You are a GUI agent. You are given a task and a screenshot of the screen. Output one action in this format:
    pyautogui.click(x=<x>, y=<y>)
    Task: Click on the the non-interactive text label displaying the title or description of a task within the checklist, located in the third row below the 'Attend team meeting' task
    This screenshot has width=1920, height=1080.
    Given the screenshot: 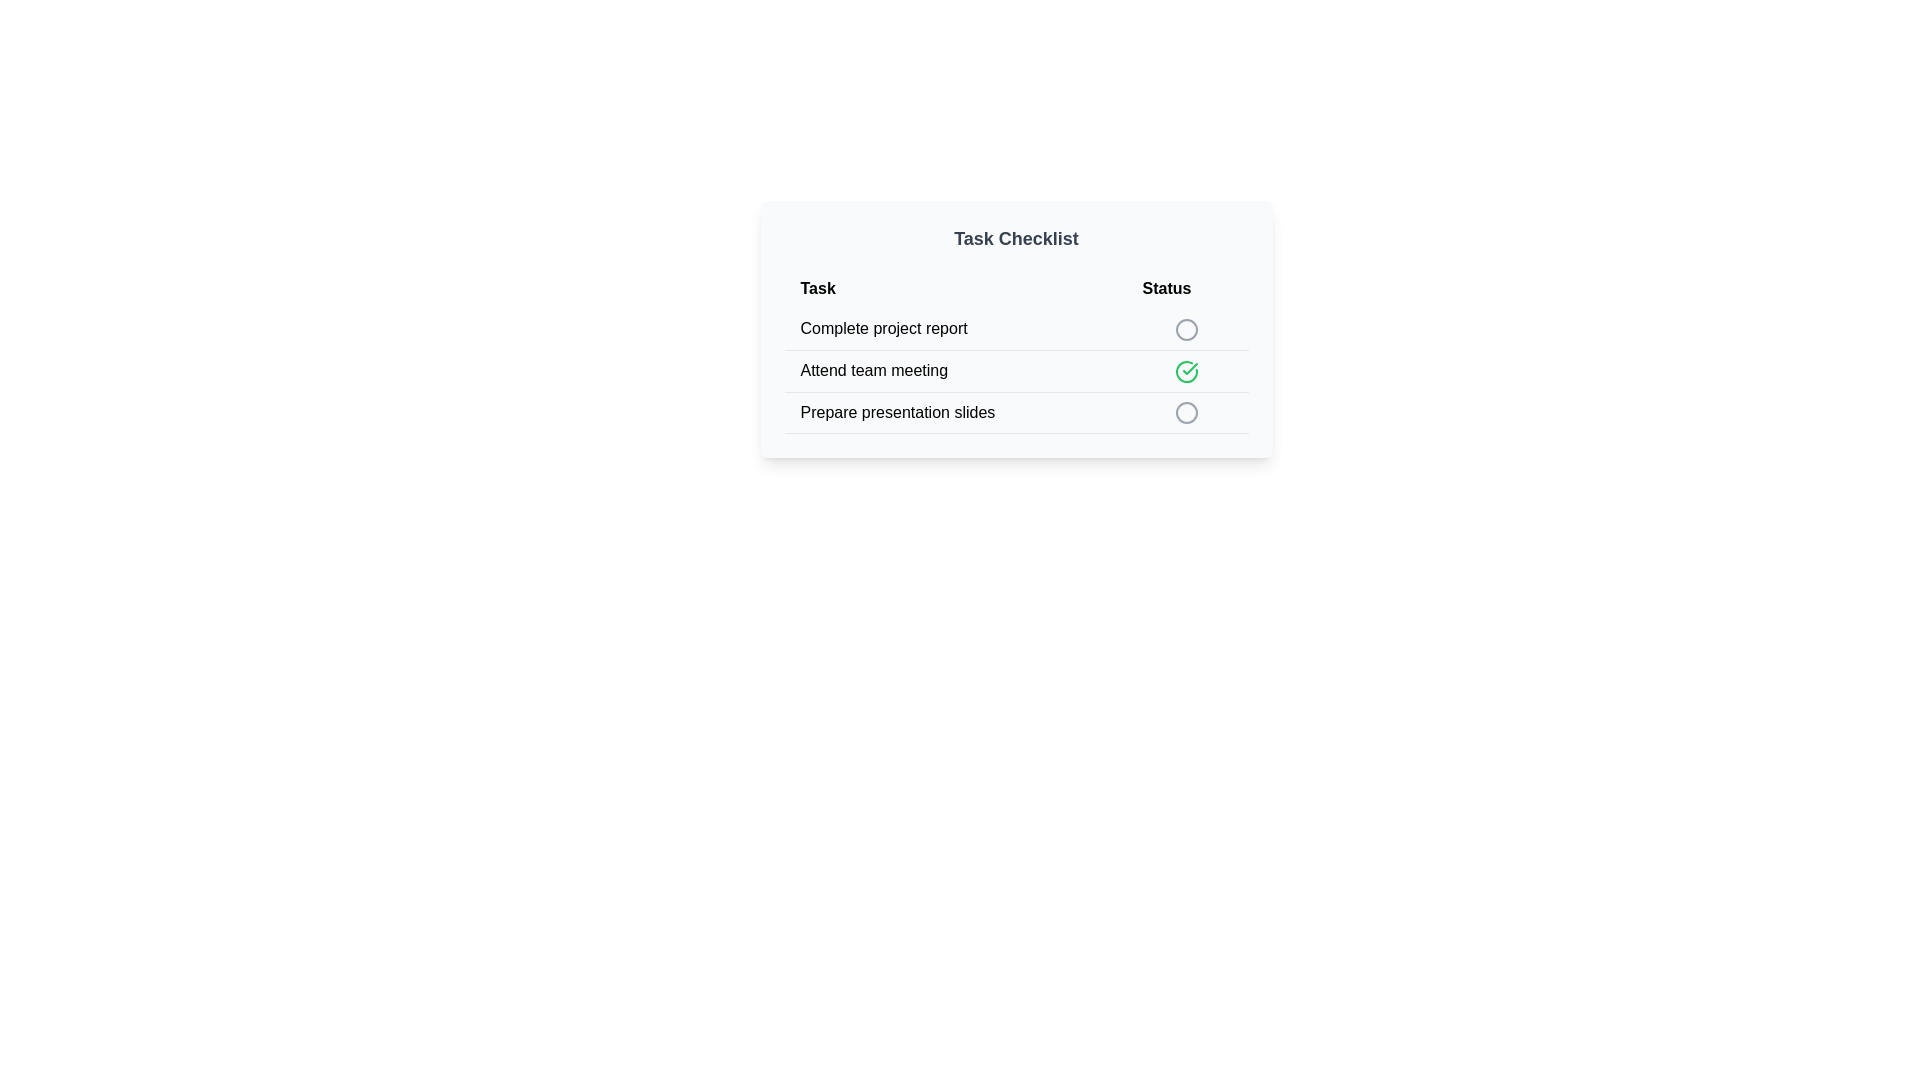 What is the action you would take?
    pyautogui.click(x=954, y=411)
    